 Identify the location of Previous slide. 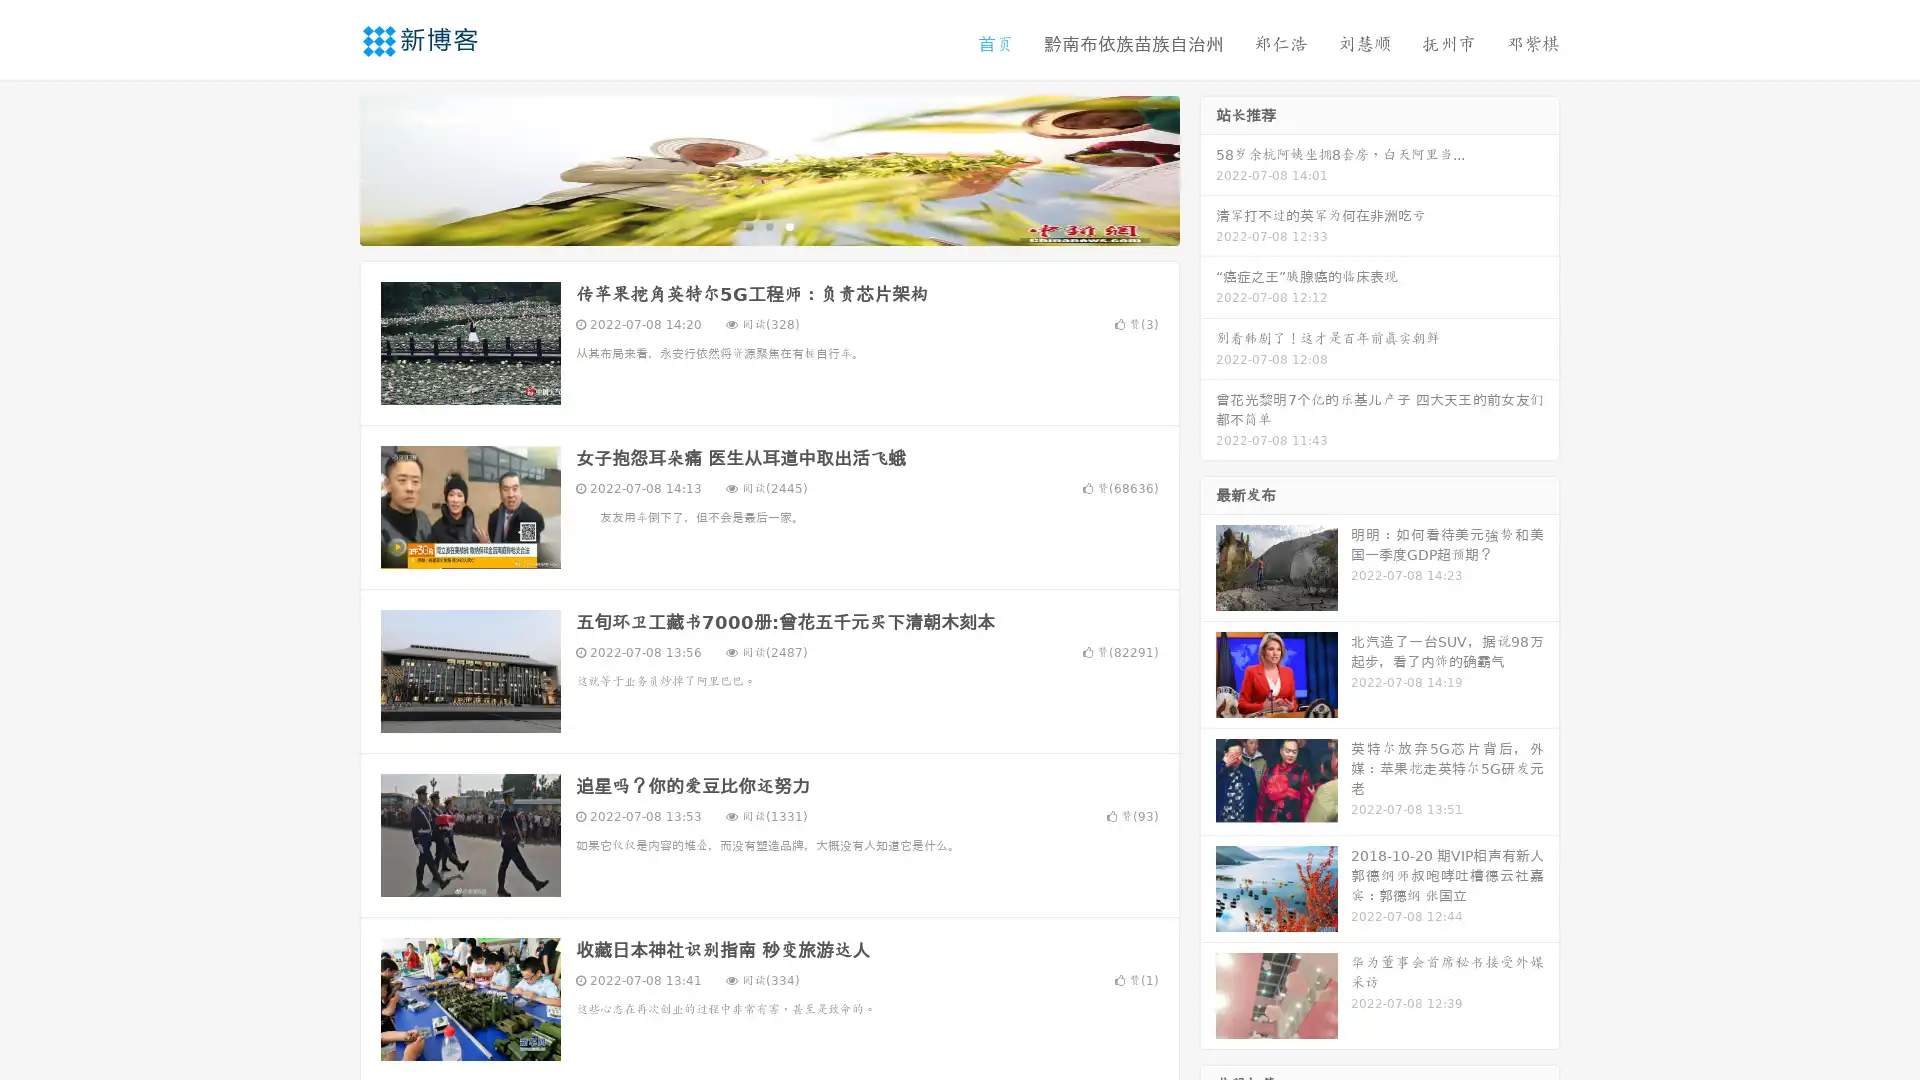
(330, 168).